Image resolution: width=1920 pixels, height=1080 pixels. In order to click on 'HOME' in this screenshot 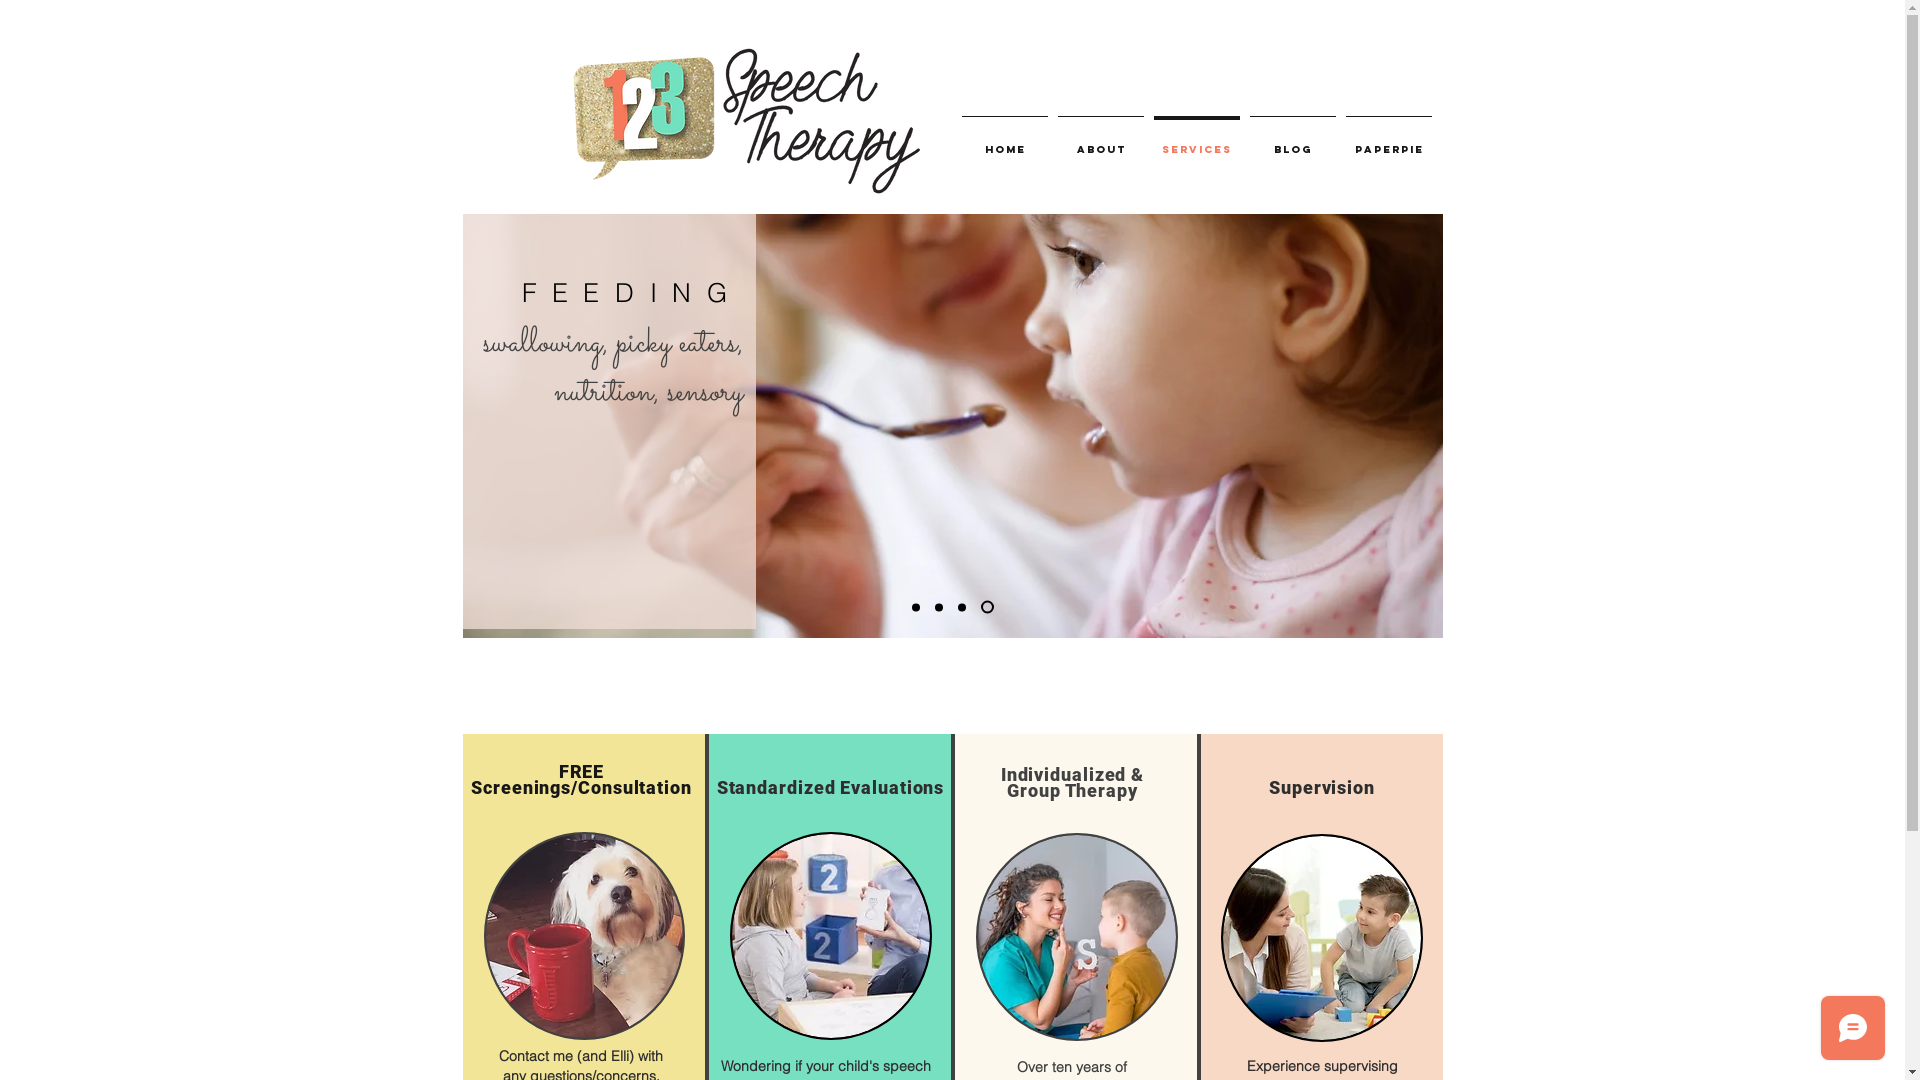, I will do `click(955, 140)`.